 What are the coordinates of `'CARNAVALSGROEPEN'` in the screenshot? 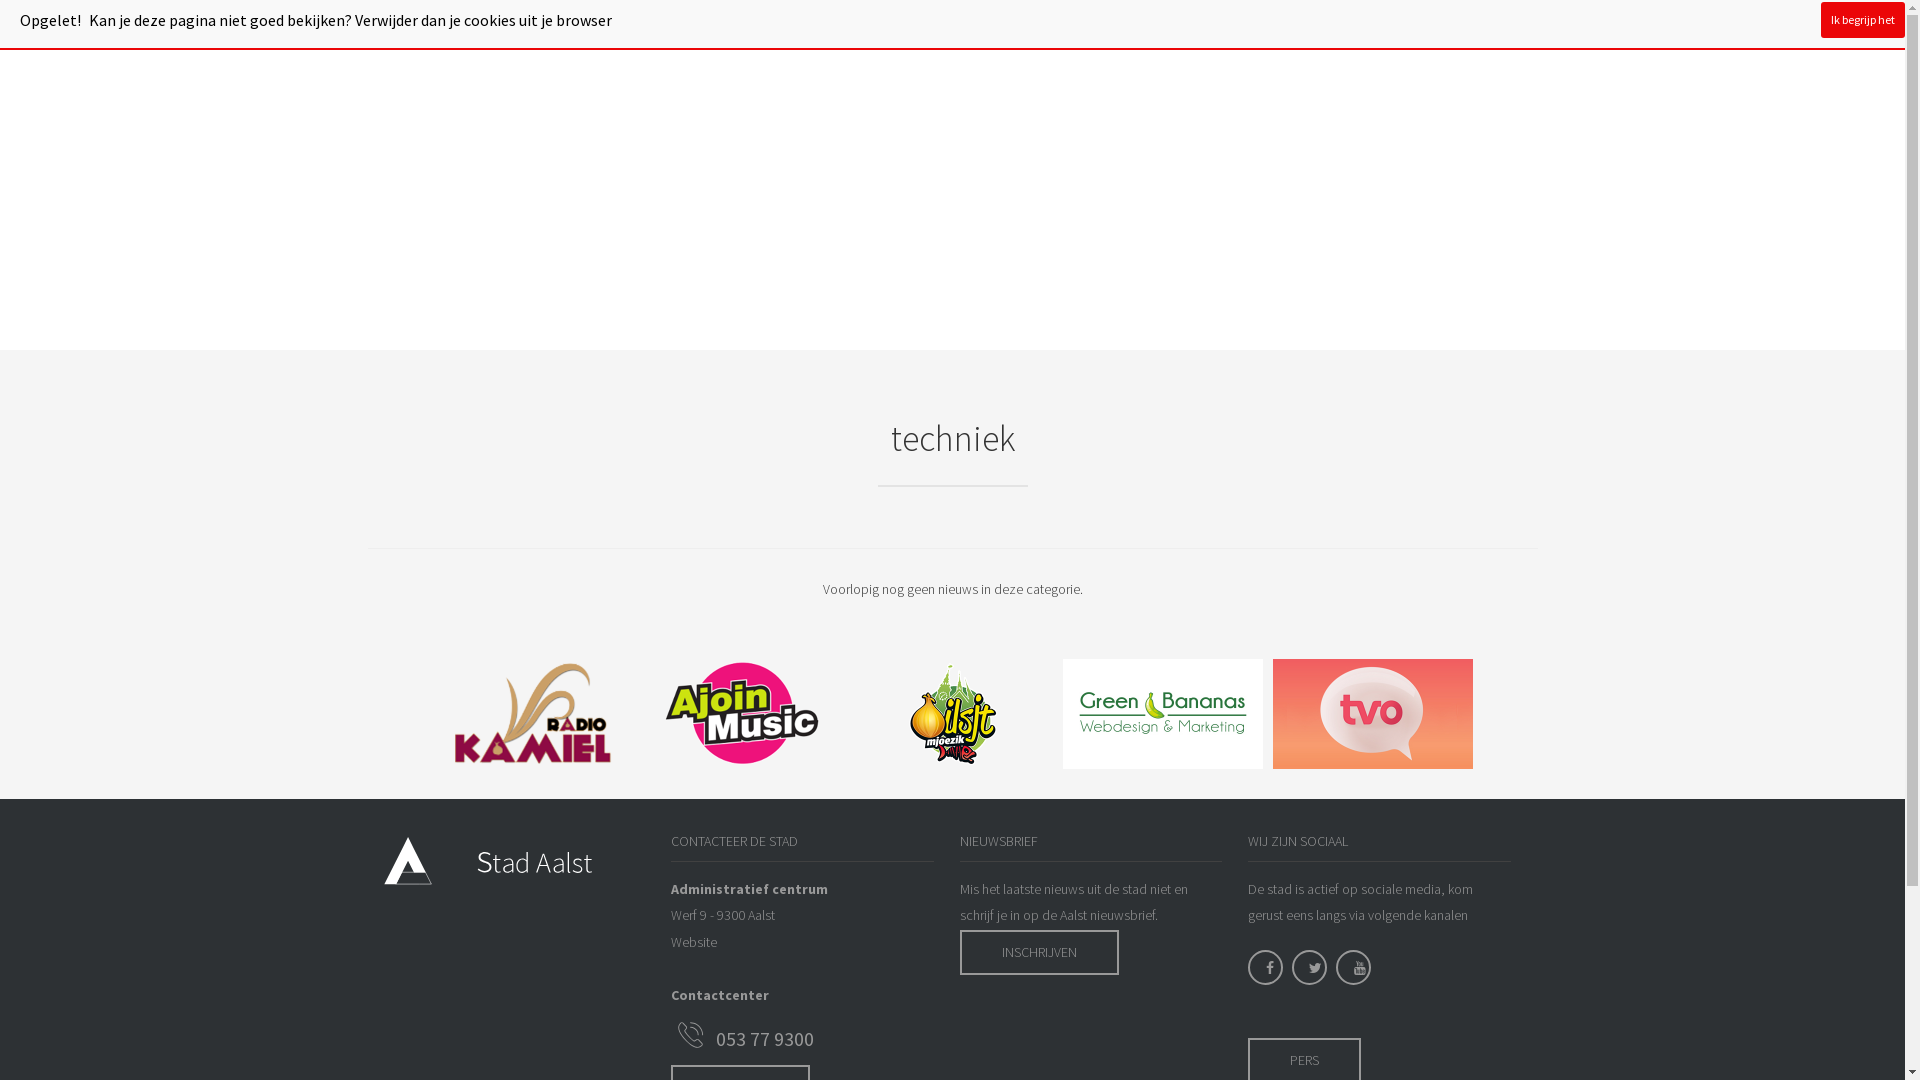 It's located at (741, 25).